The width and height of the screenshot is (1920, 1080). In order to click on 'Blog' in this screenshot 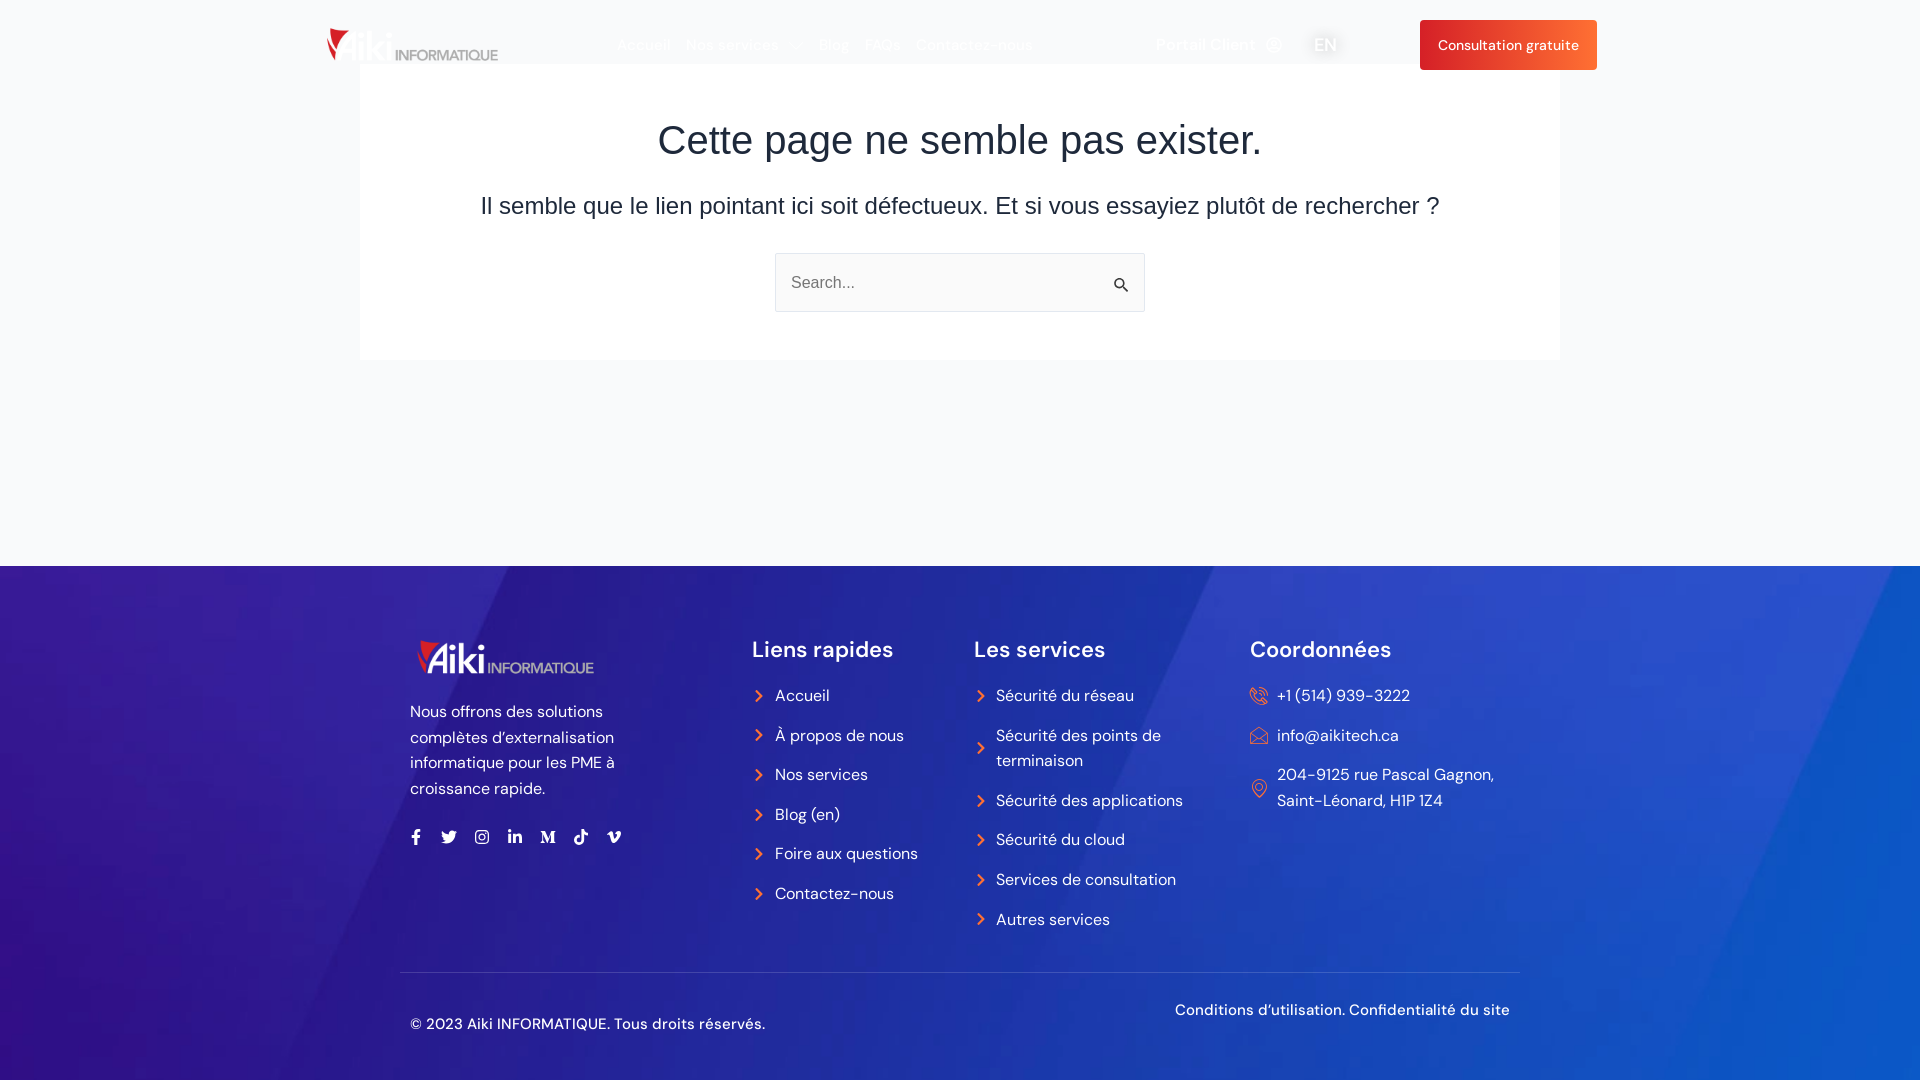, I will do `click(834, 45)`.